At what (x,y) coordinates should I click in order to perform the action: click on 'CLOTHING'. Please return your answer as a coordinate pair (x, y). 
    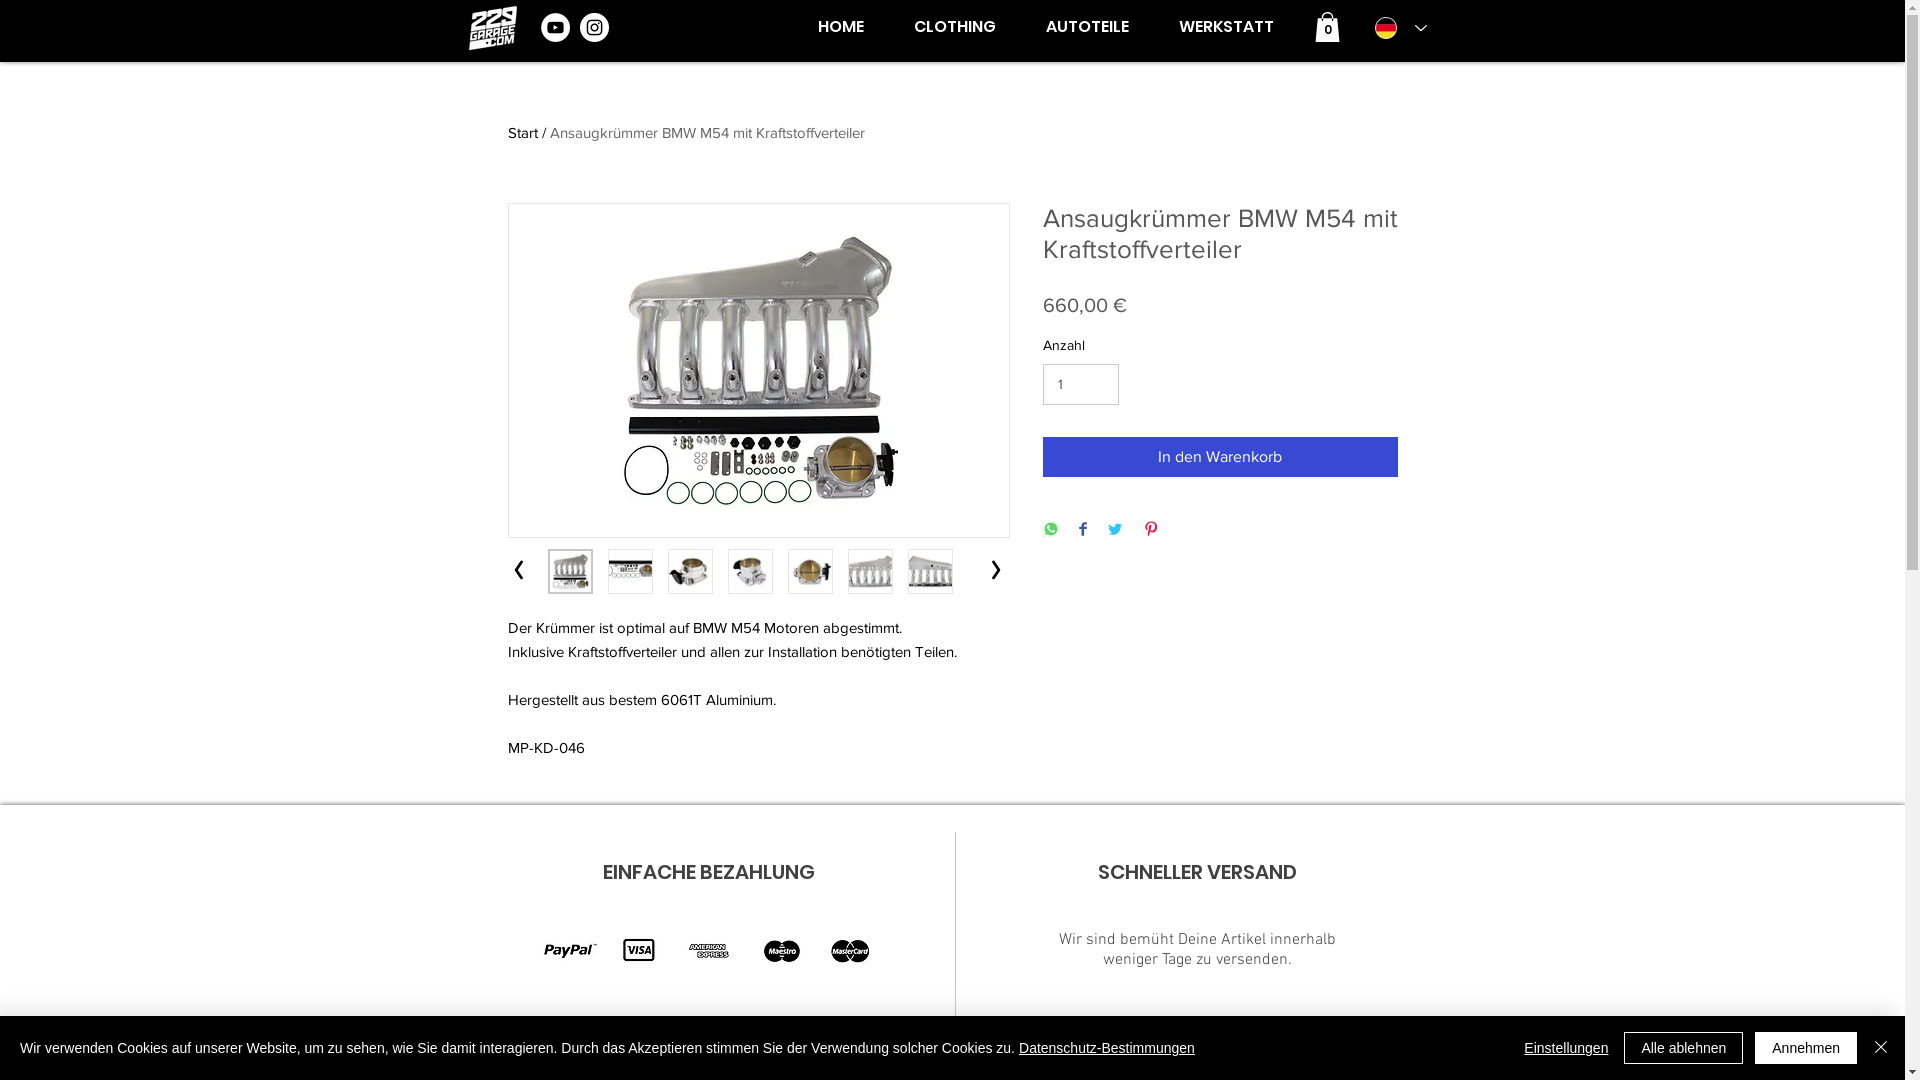
    Looking at the image, I should click on (953, 27).